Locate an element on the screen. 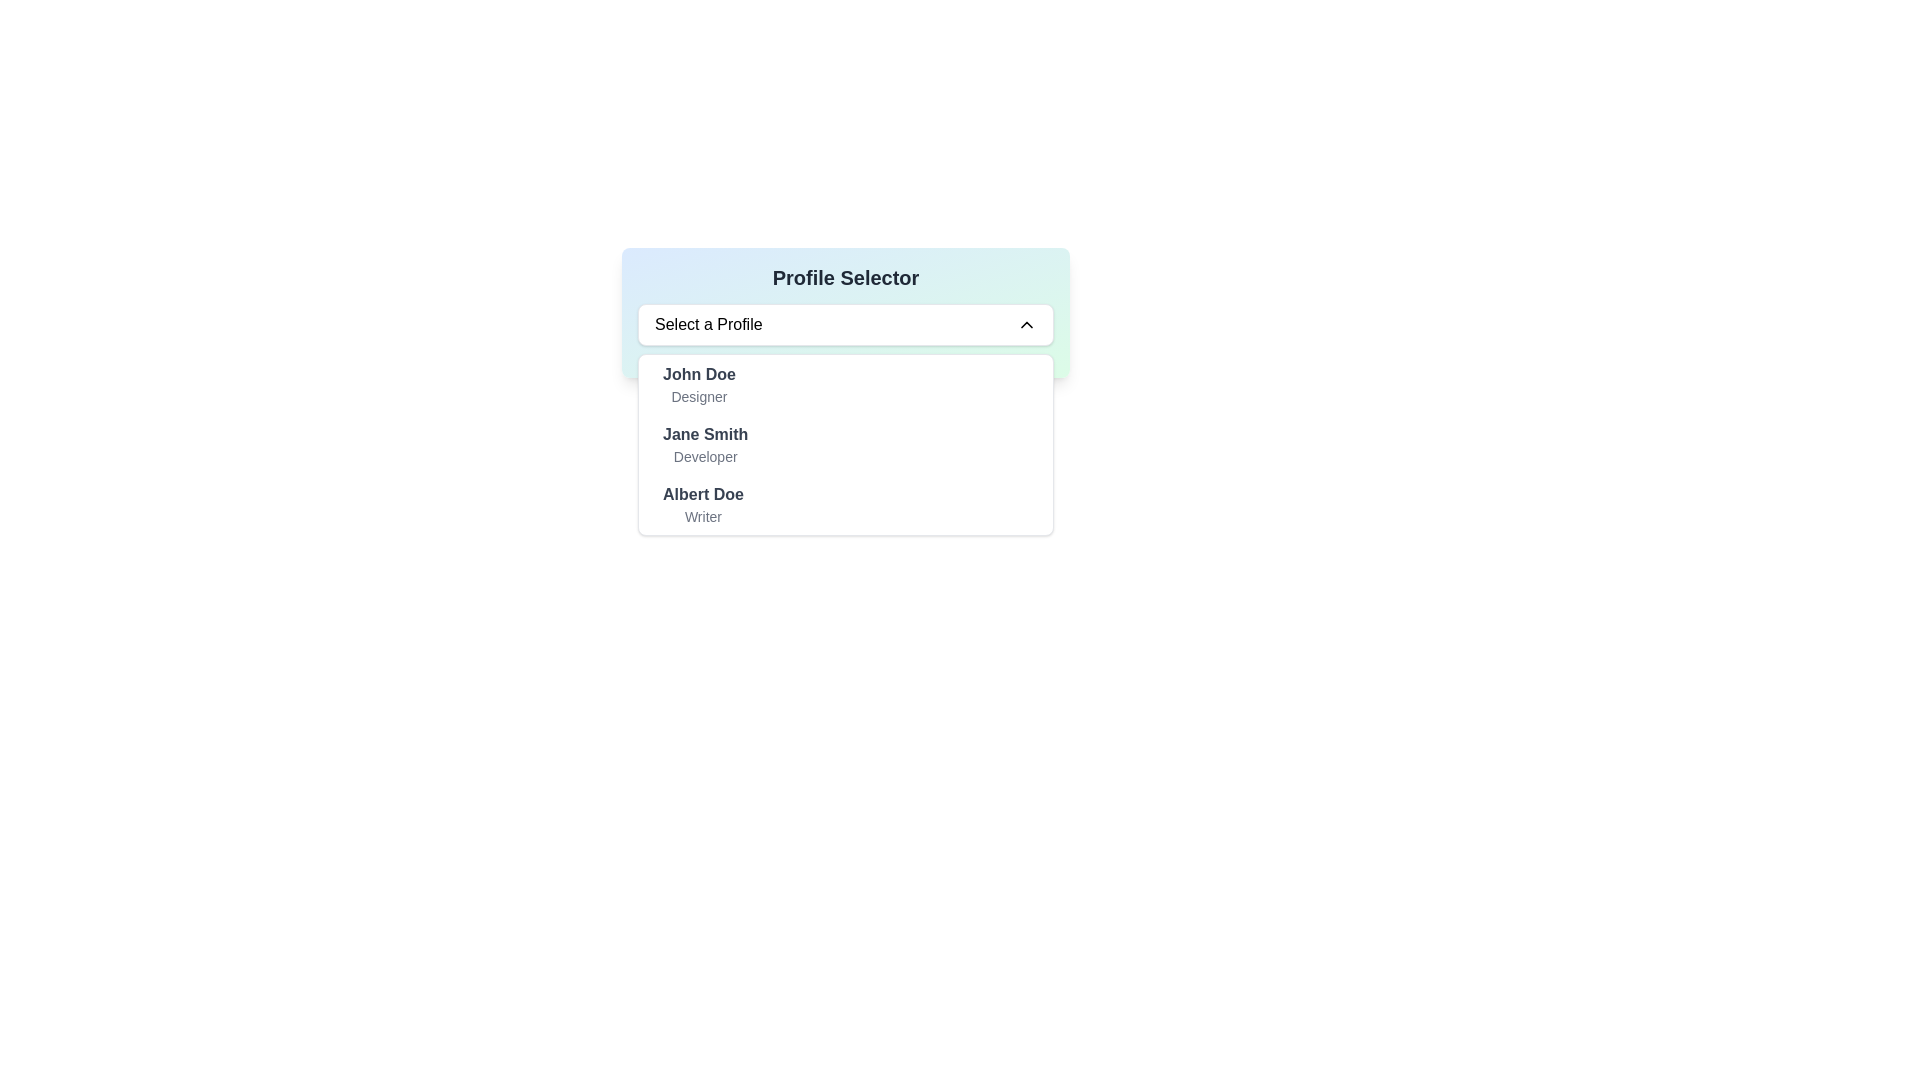 The height and width of the screenshot is (1080, 1920). the 'Profile Selector' text label element, which is a bold and large font heading for the profile selection interface, centrally aligned above the 'Select a Profile' dropdown is located at coordinates (845, 277).